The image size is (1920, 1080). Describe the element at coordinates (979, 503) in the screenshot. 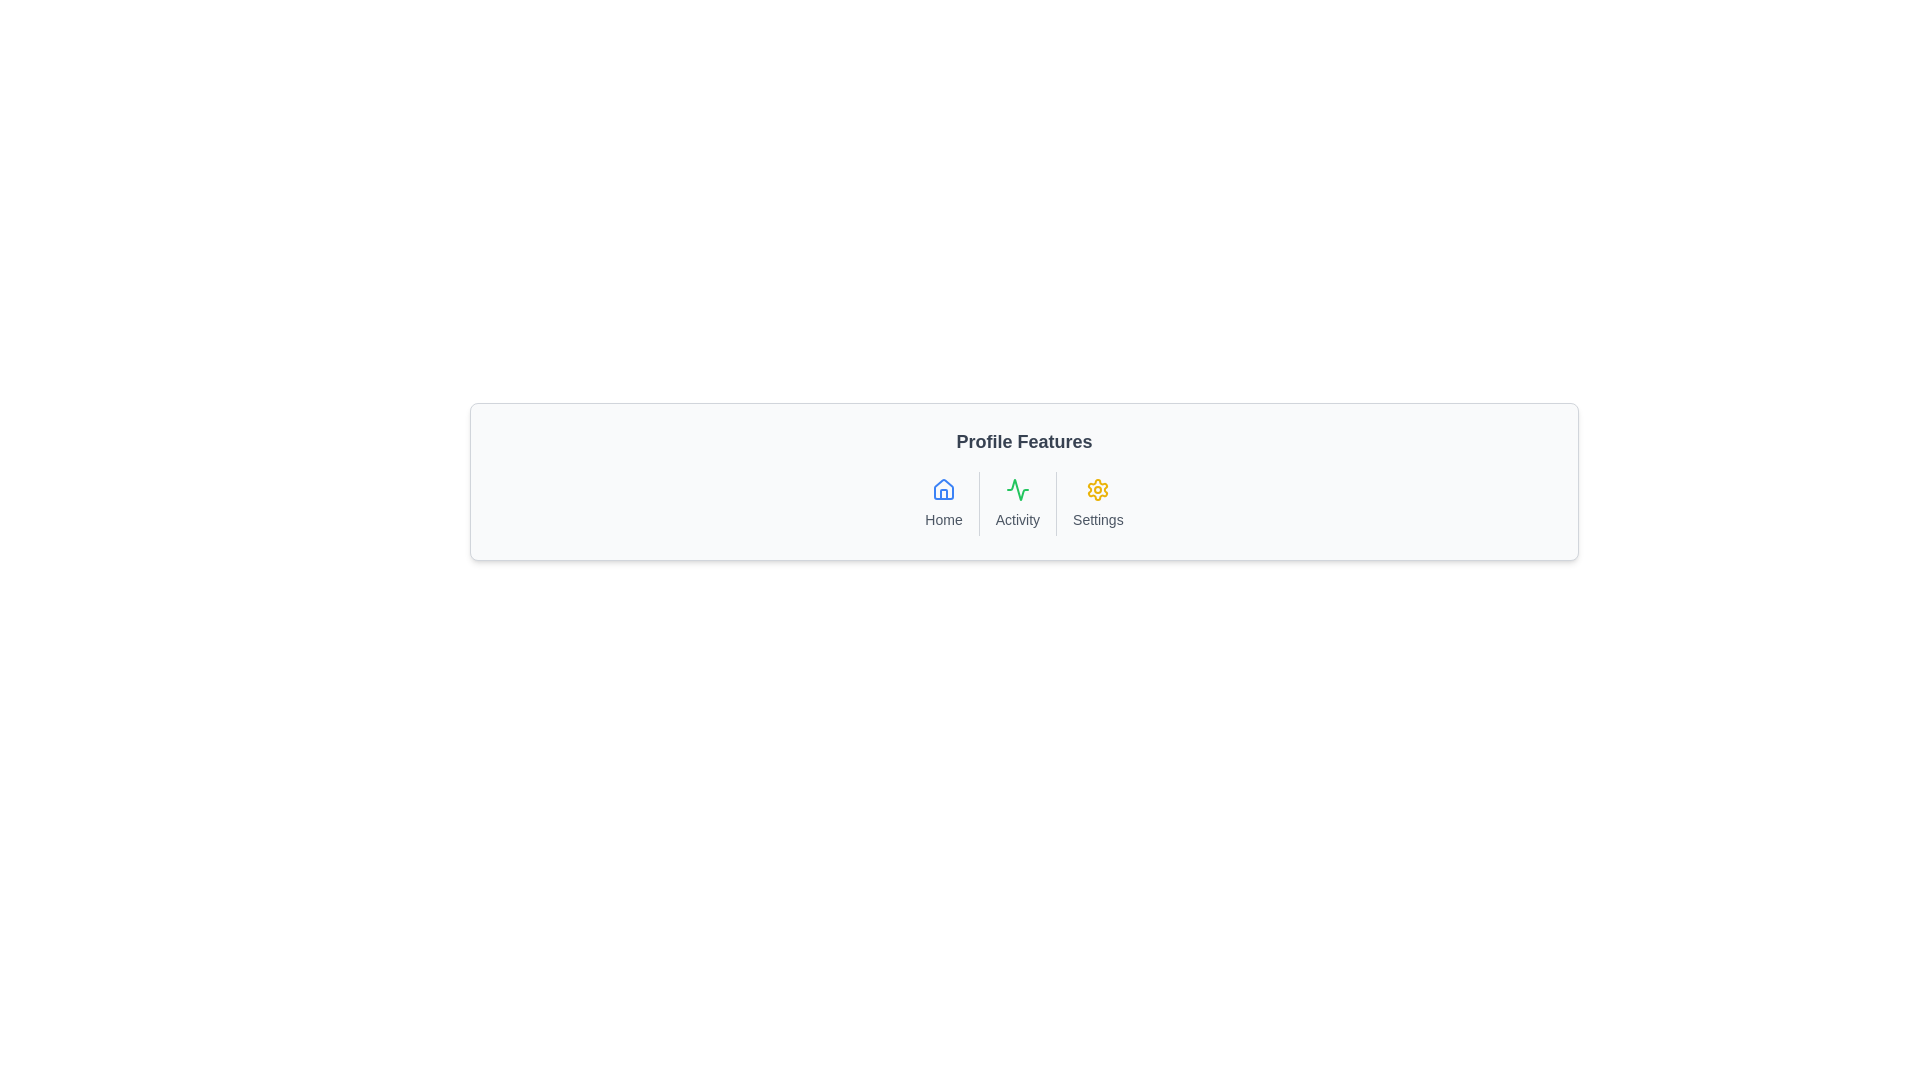

I see `the separator line in the middle row of the horizontally aligned menu, which visually distinguishes the 'Home' and 'Activity' sections` at that location.